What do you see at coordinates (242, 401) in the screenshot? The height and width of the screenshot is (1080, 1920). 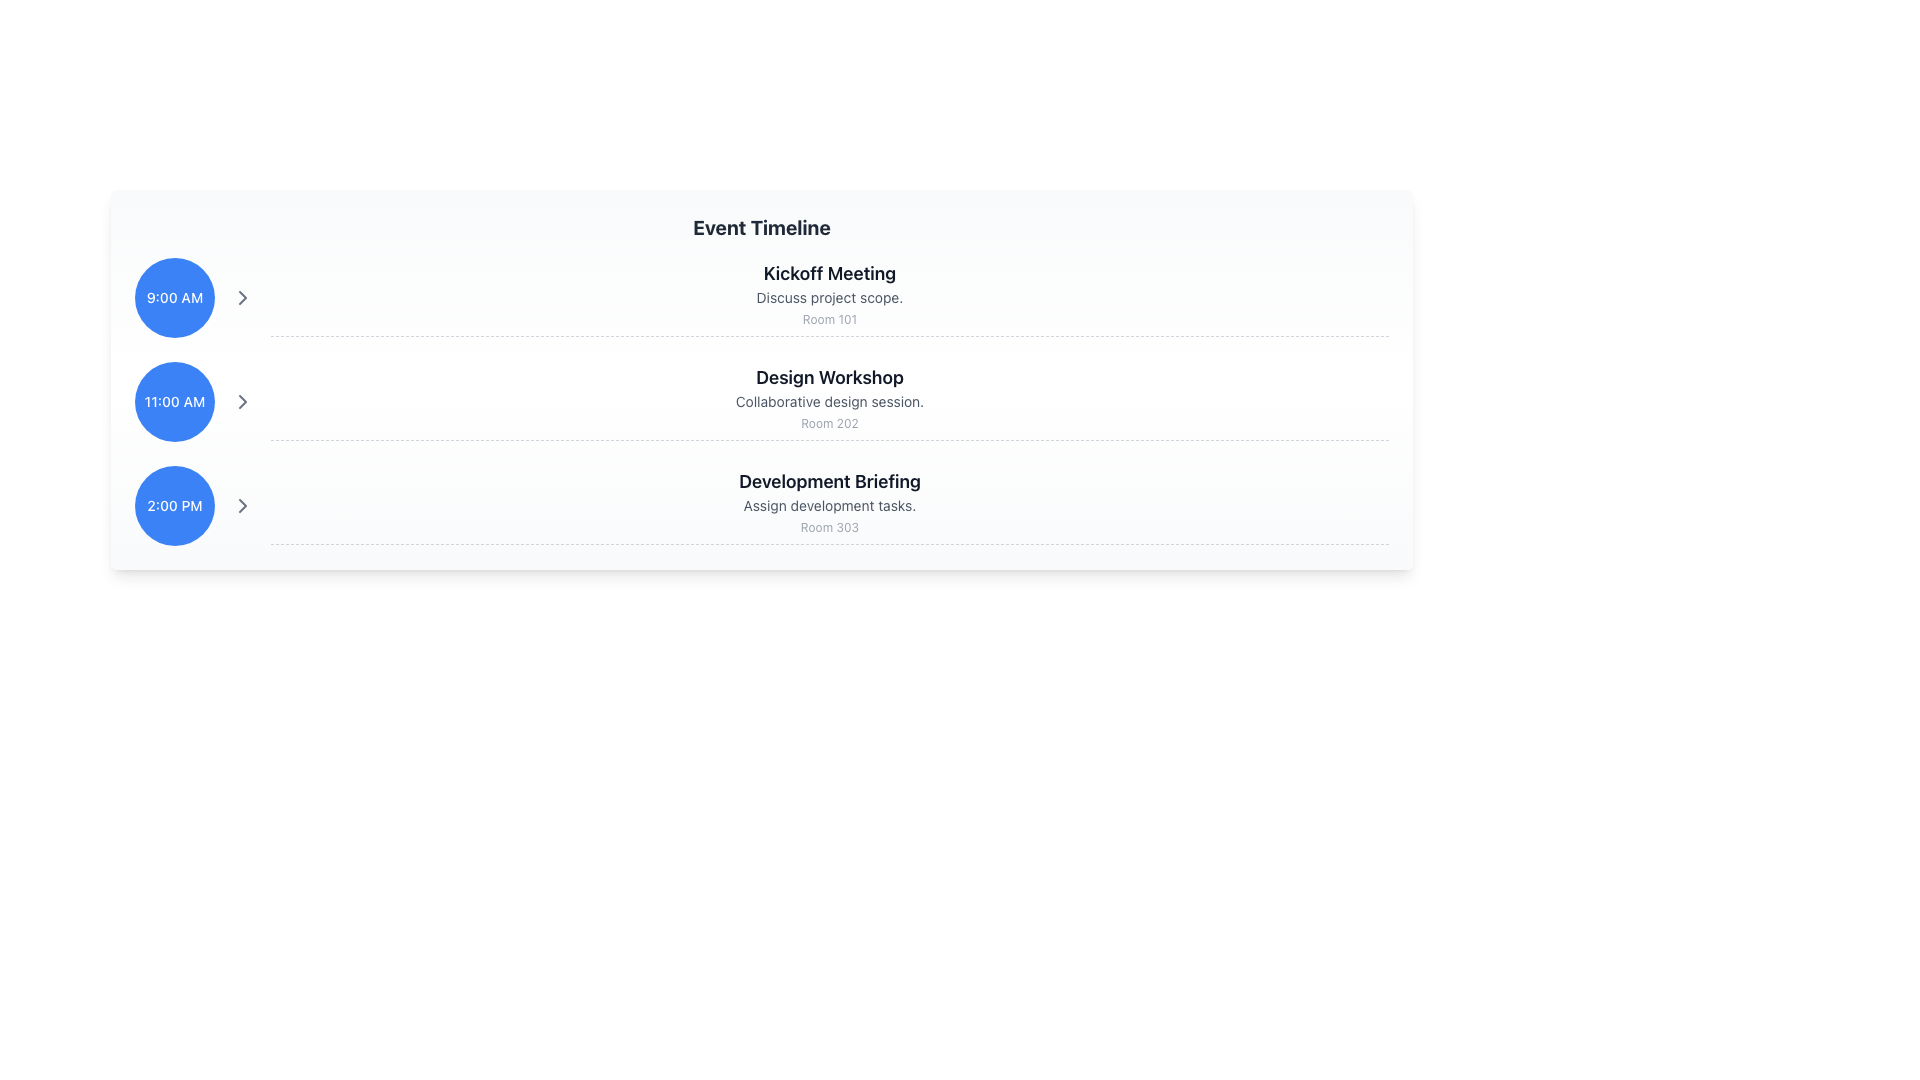 I see `the navigation arrow button located to the right of the blue circle labeled '11:00 AM' to observe the hover effect` at bounding box center [242, 401].